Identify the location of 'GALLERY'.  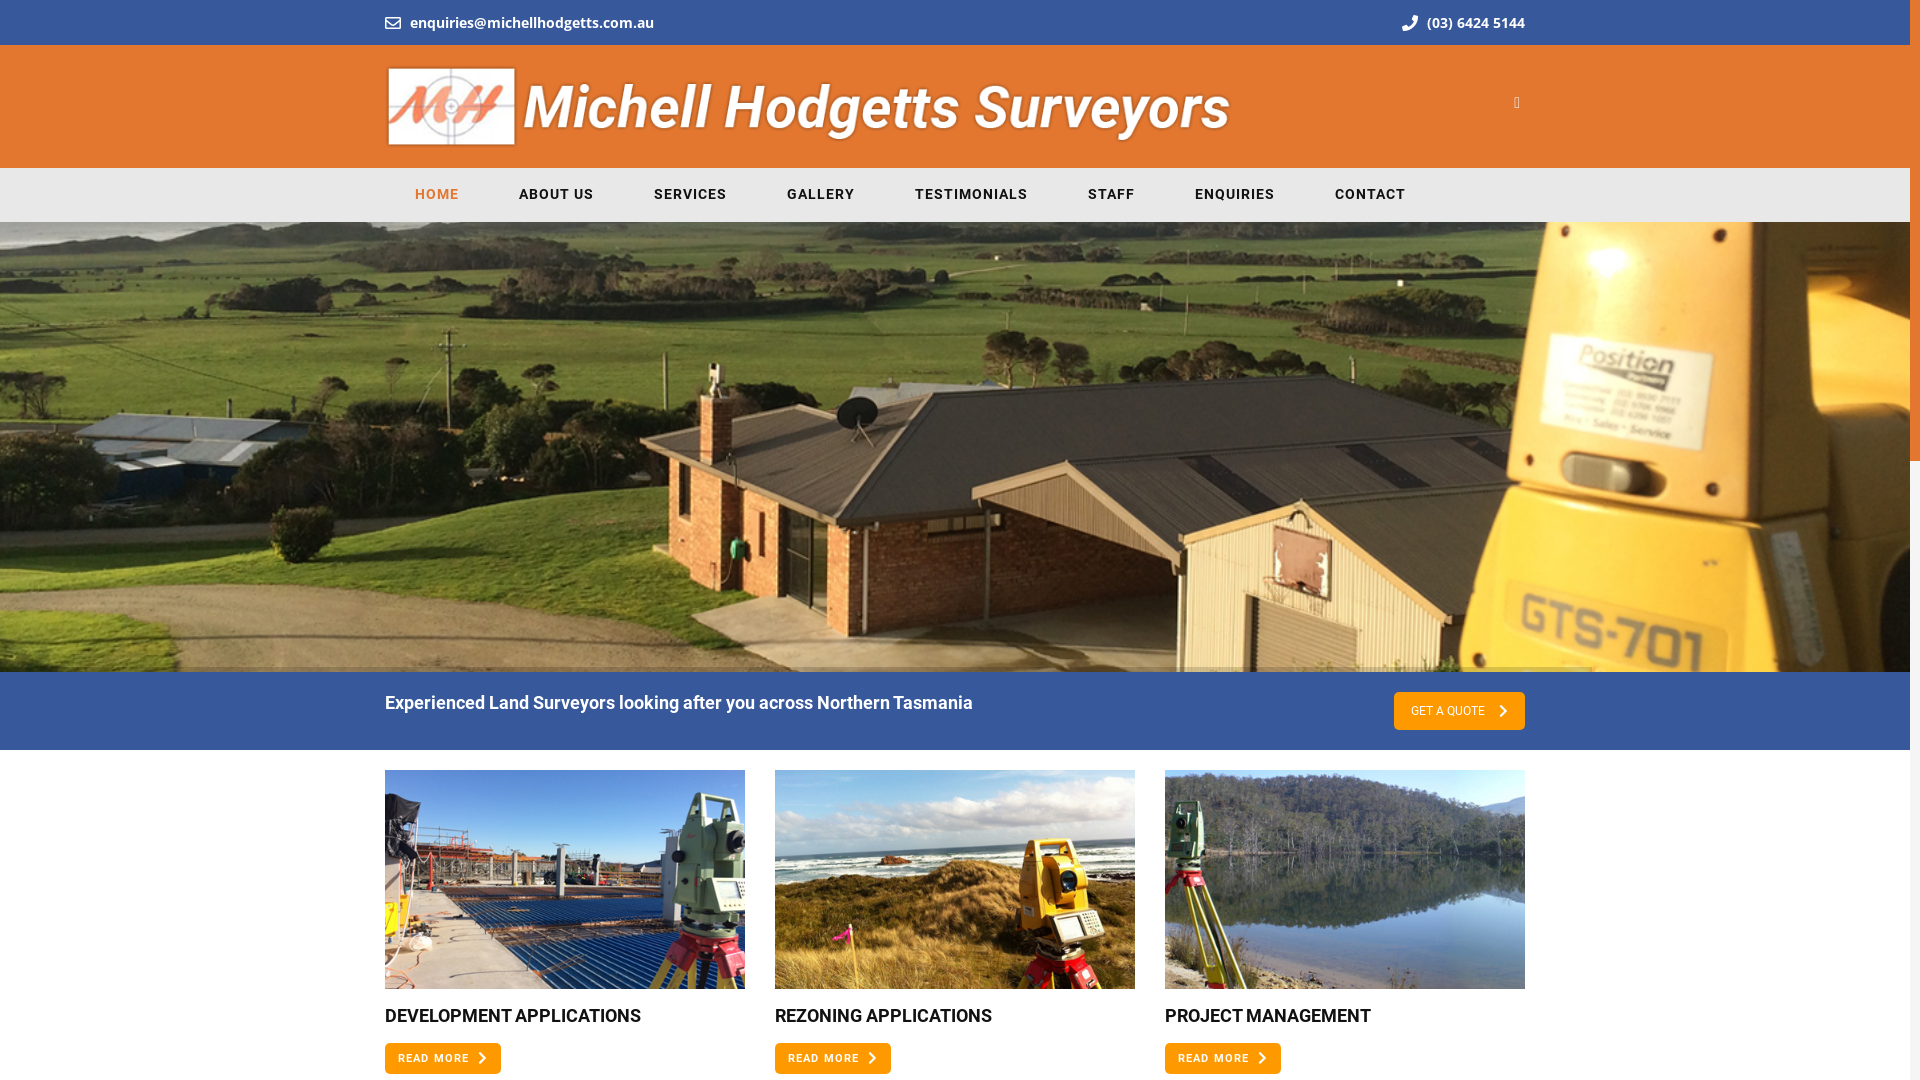
(820, 194).